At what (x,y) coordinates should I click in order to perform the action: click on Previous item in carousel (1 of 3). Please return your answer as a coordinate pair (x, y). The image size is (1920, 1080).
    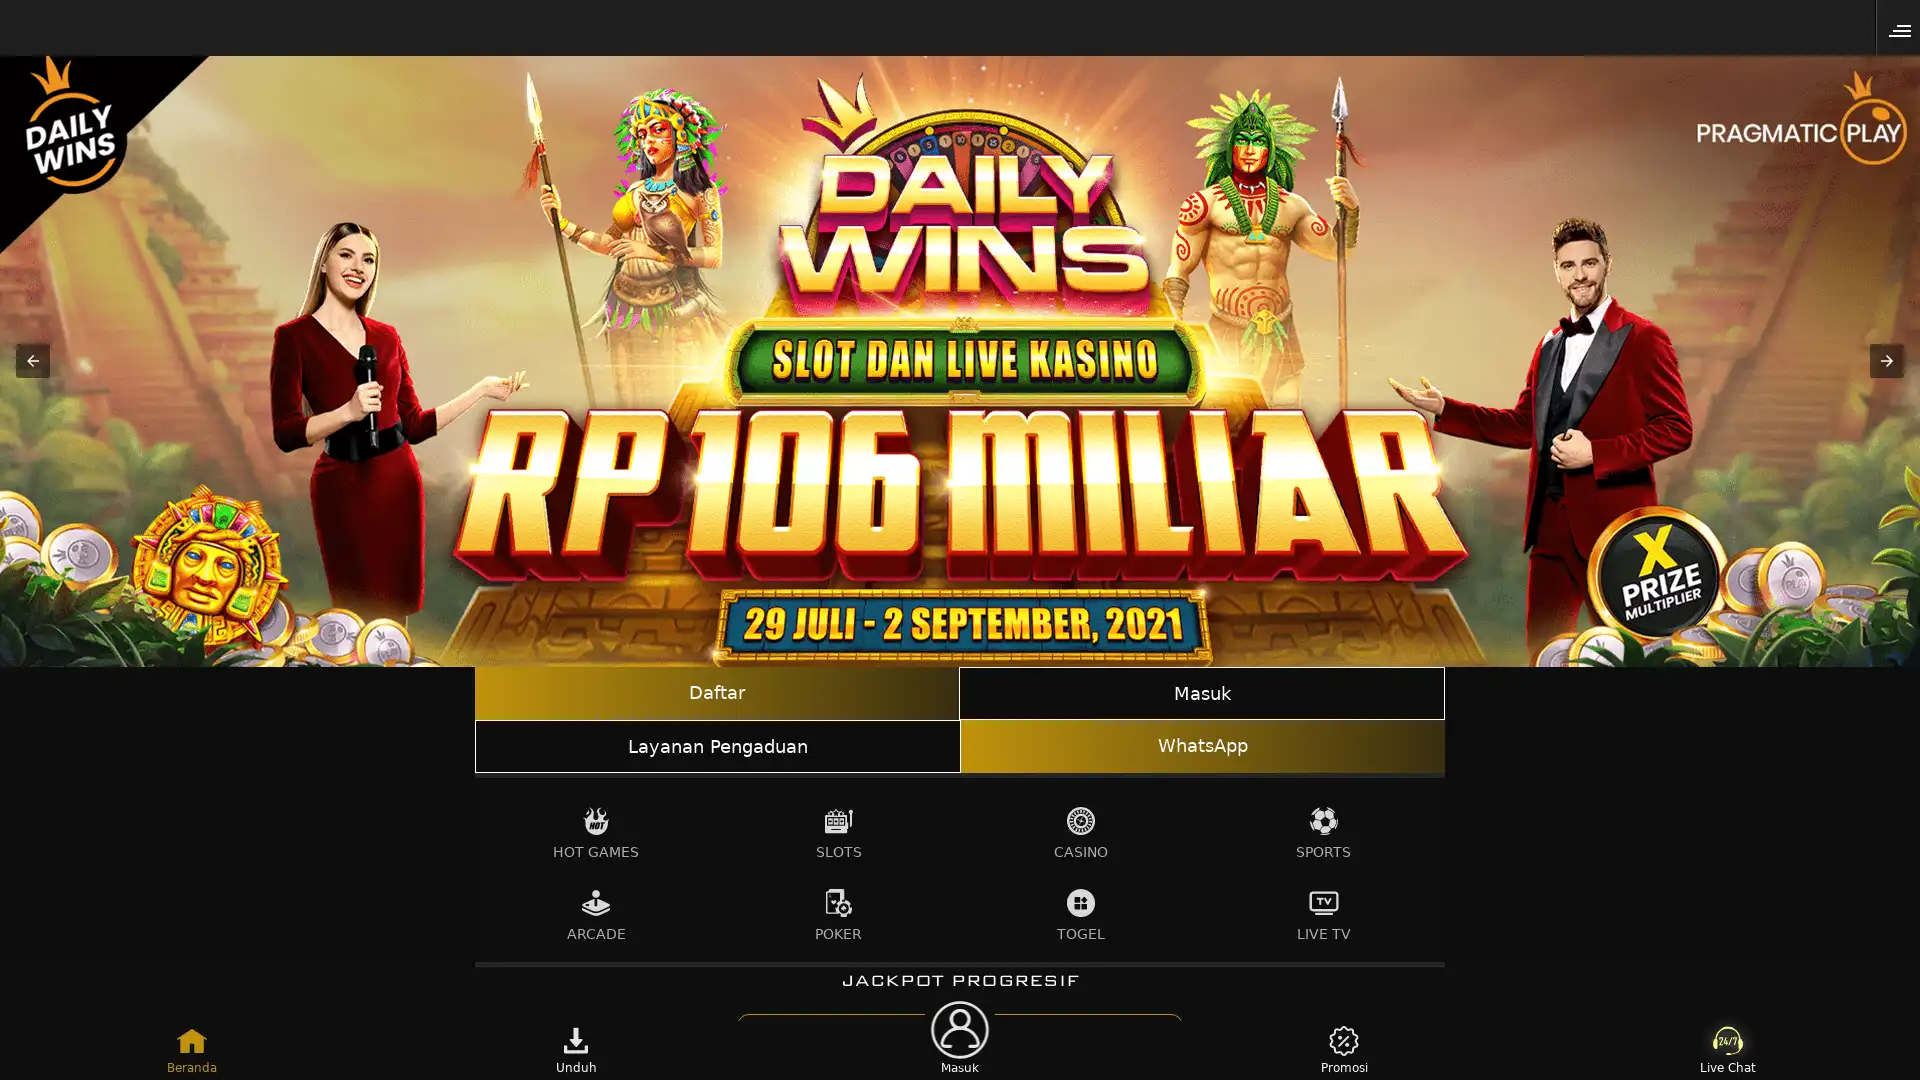
    Looking at the image, I should click on (33, 358).